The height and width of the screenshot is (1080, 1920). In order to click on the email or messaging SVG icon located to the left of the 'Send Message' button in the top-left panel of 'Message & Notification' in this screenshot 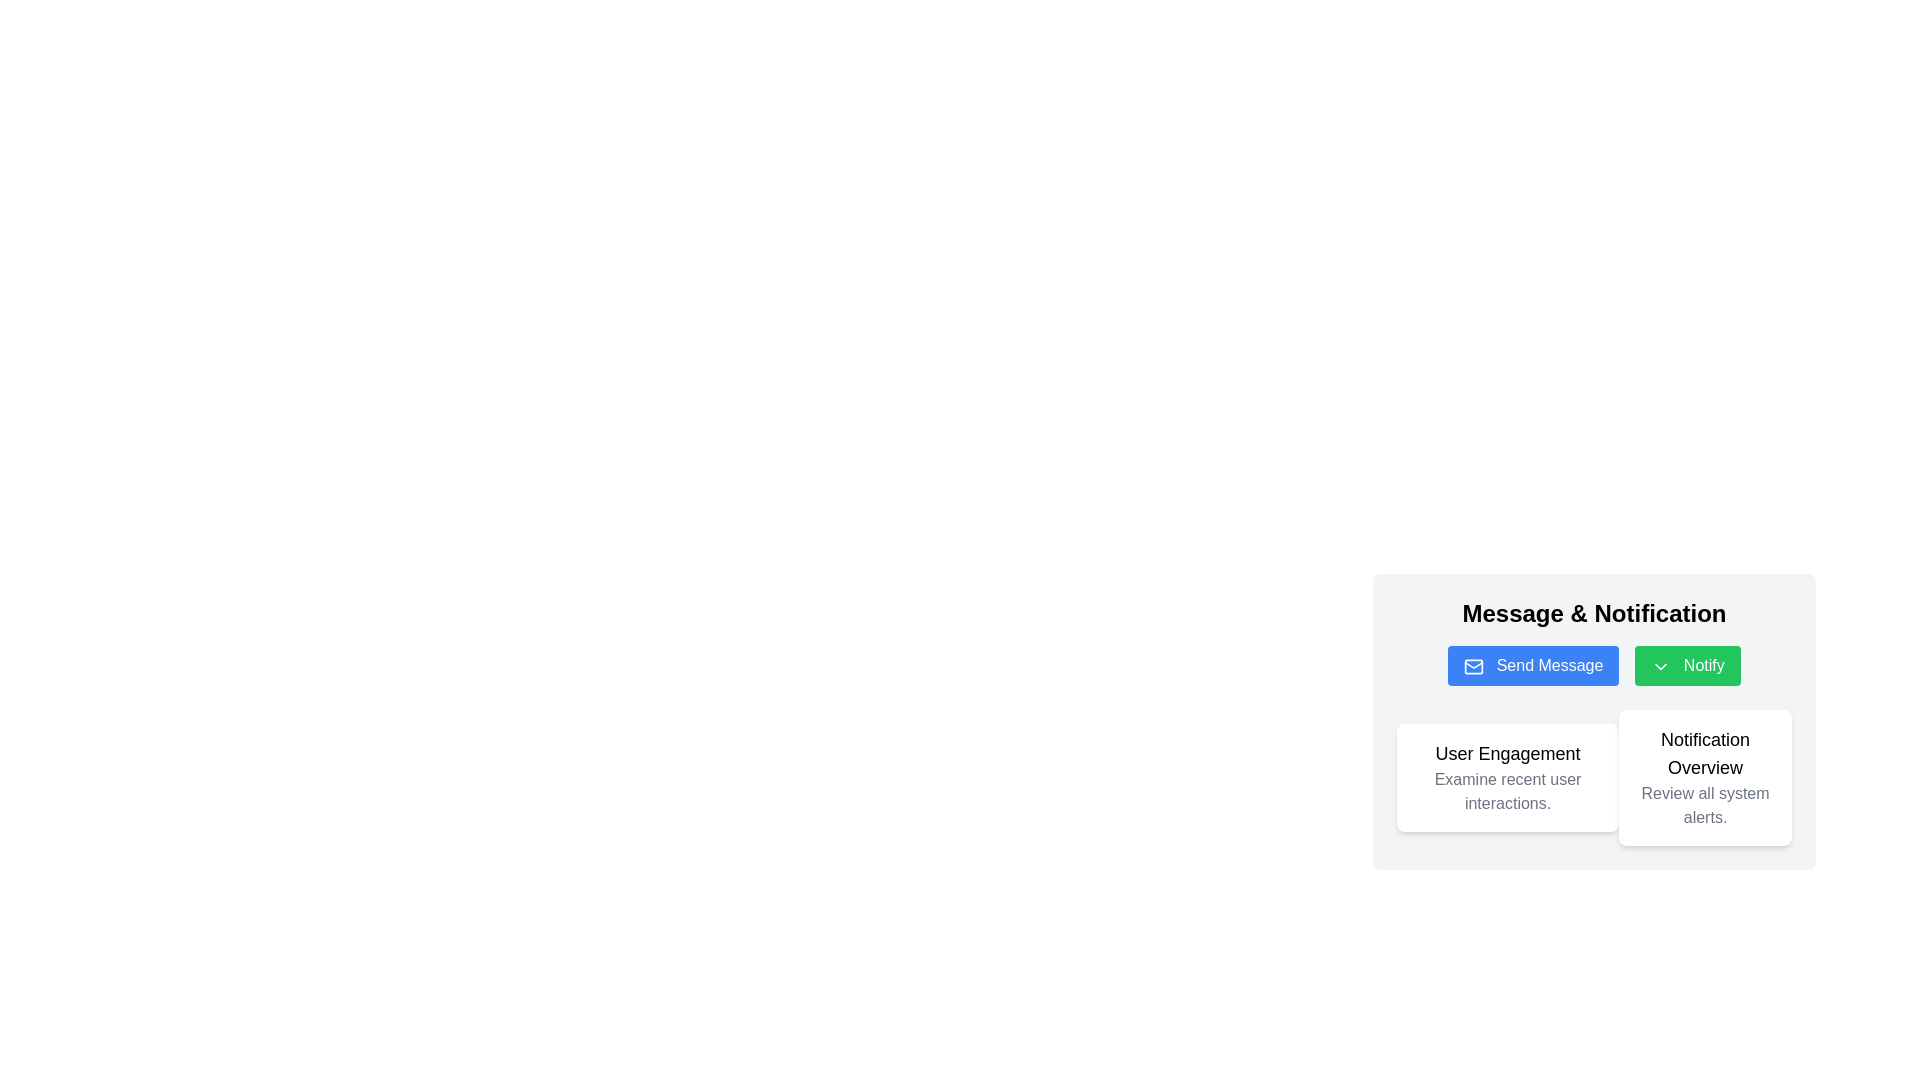, I will do `click(1474, 666)`.